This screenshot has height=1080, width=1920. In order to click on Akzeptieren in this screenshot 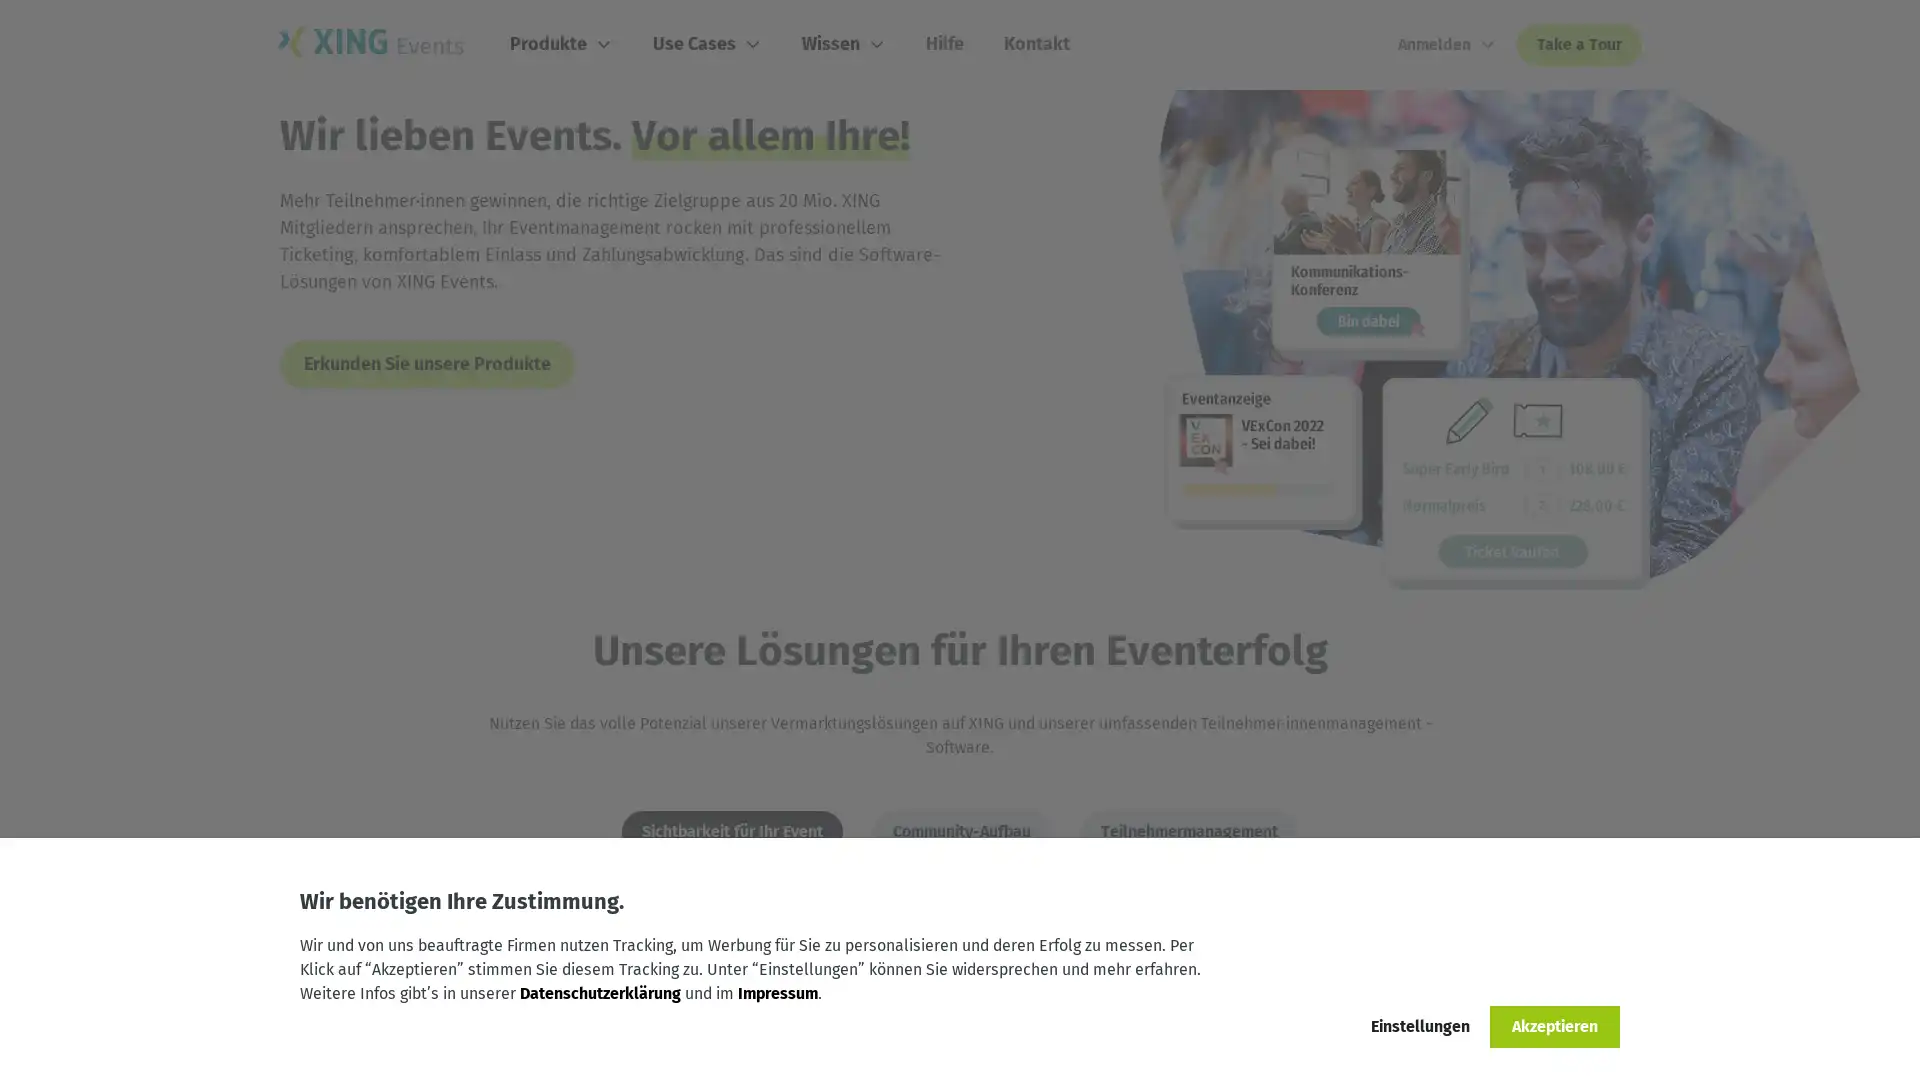, I will do `click(1554, 1026)`.